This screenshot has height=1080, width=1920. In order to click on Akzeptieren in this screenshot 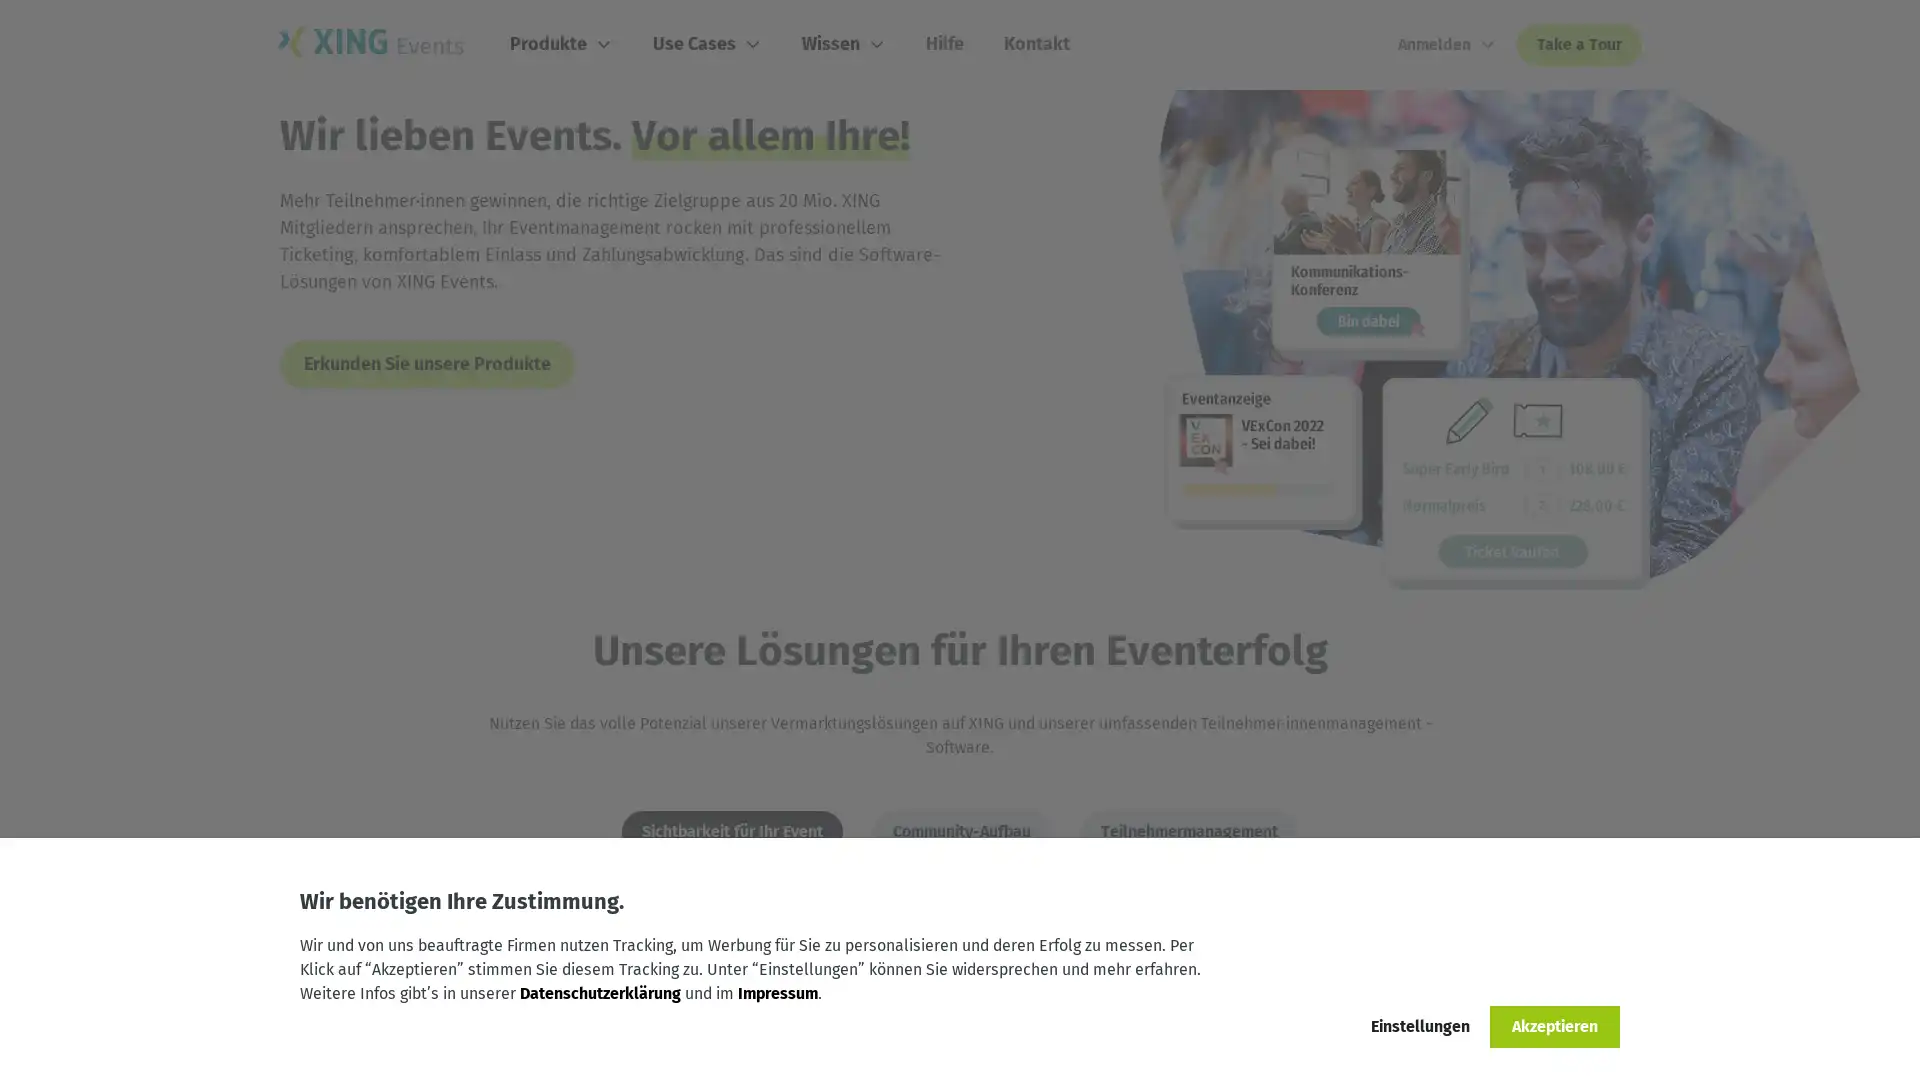, I will do `click(1554, 1026)`.